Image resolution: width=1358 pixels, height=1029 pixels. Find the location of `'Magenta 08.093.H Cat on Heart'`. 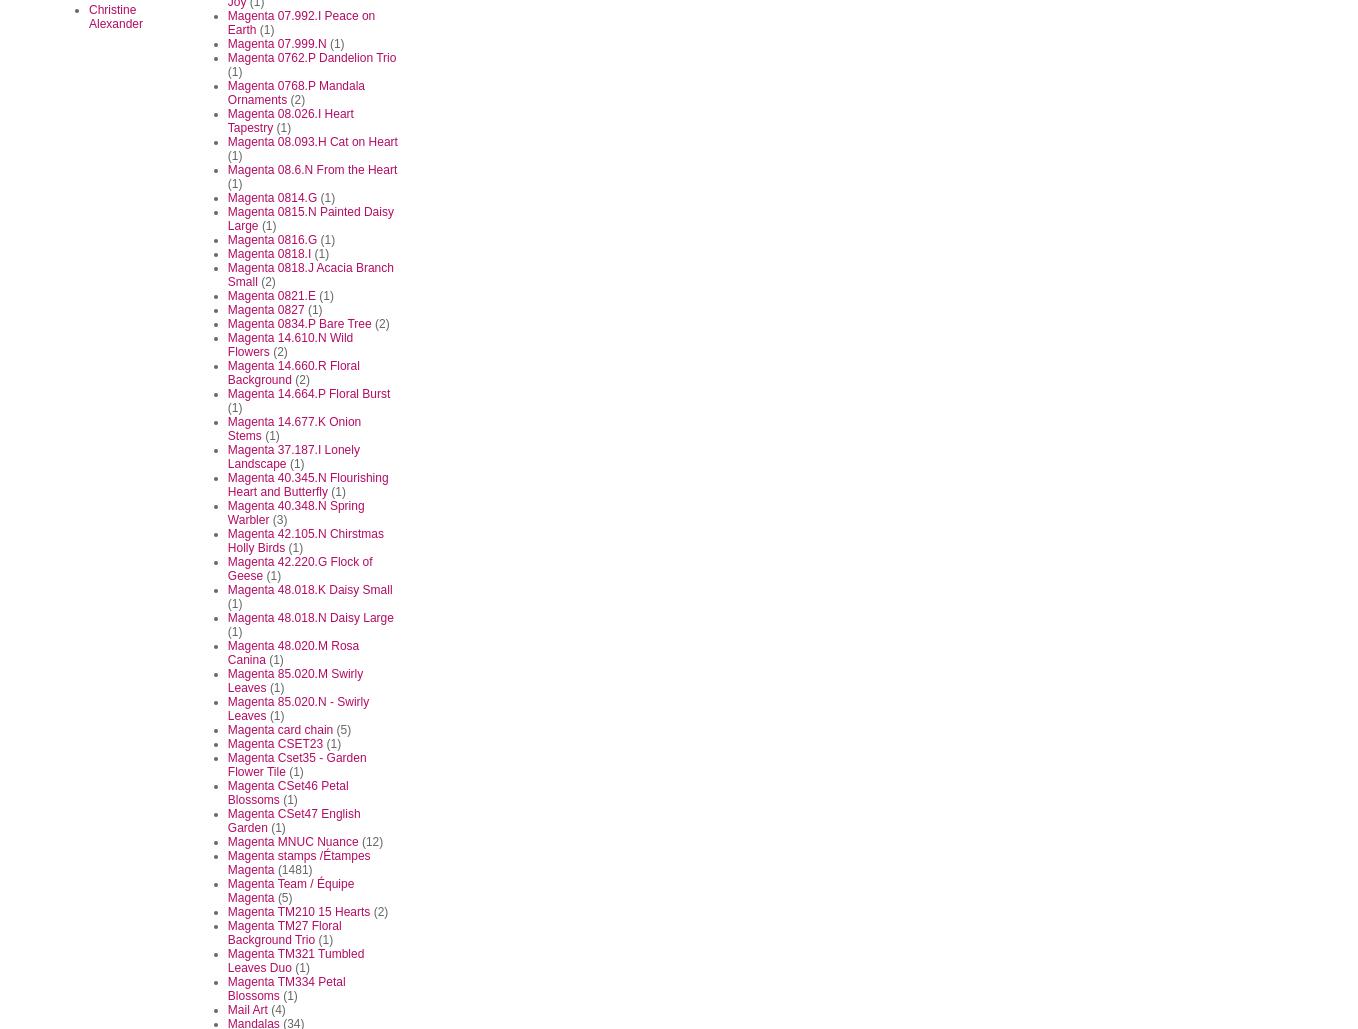

'Magenta 08.093.H Cat on Heart' is located at coordinates (310, 139).